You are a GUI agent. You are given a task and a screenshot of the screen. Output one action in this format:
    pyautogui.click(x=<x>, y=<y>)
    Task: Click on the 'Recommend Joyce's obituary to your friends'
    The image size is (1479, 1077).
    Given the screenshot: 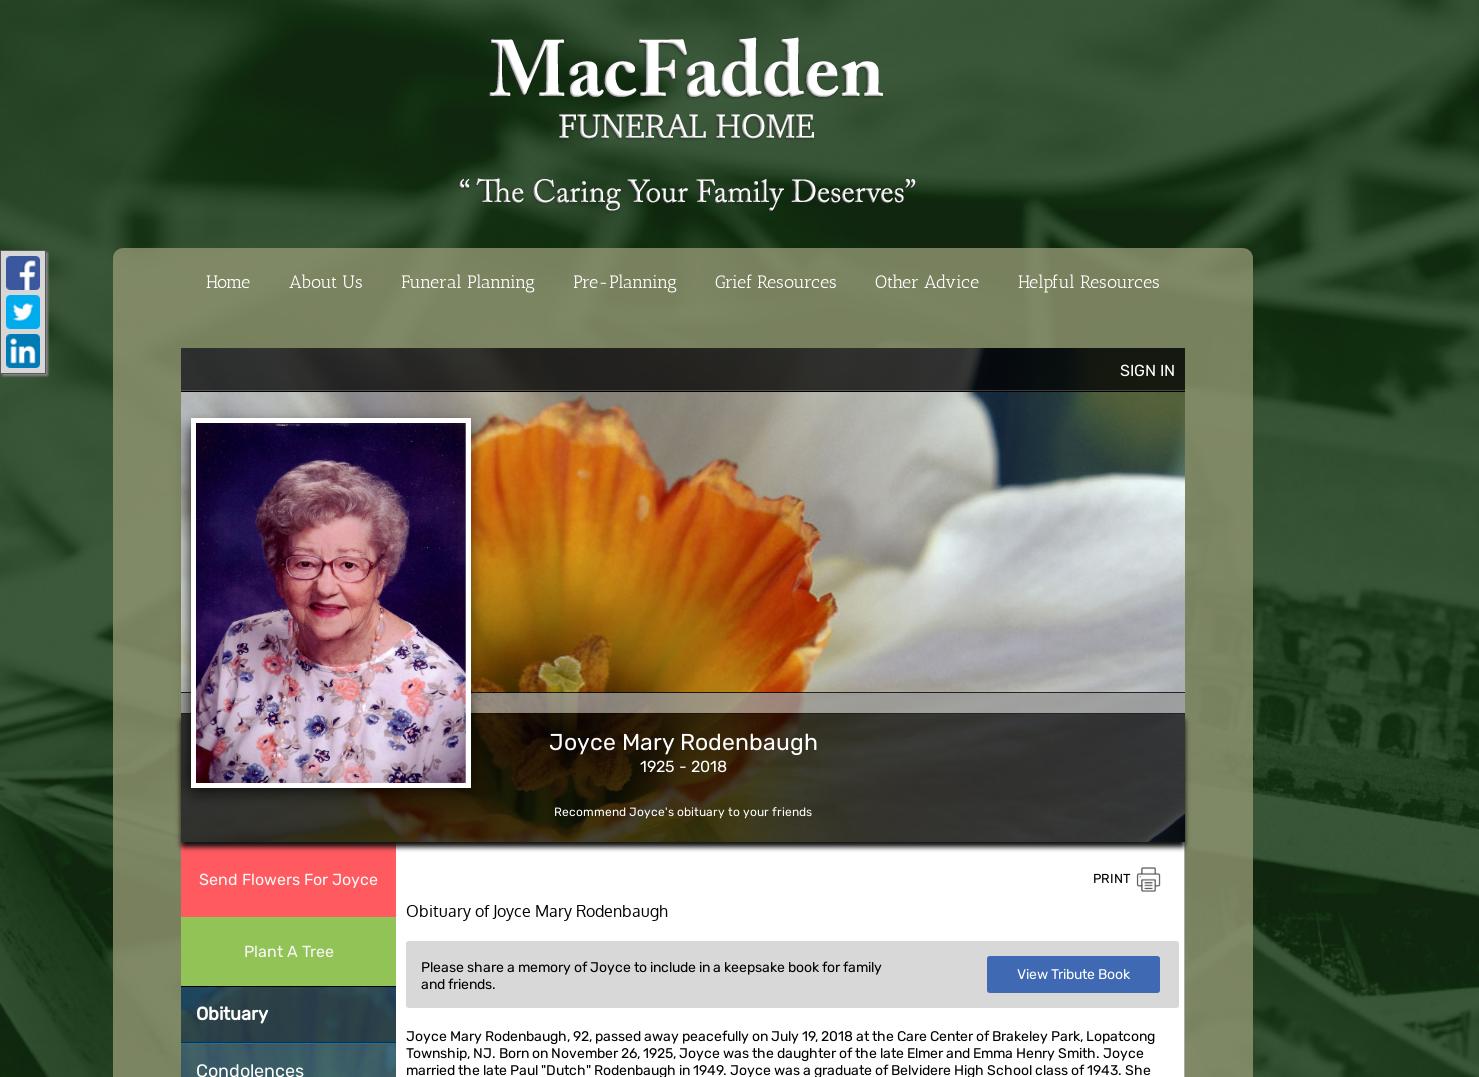 What is the action you would take?
    pyautogui.click(x=553, y=810)
    